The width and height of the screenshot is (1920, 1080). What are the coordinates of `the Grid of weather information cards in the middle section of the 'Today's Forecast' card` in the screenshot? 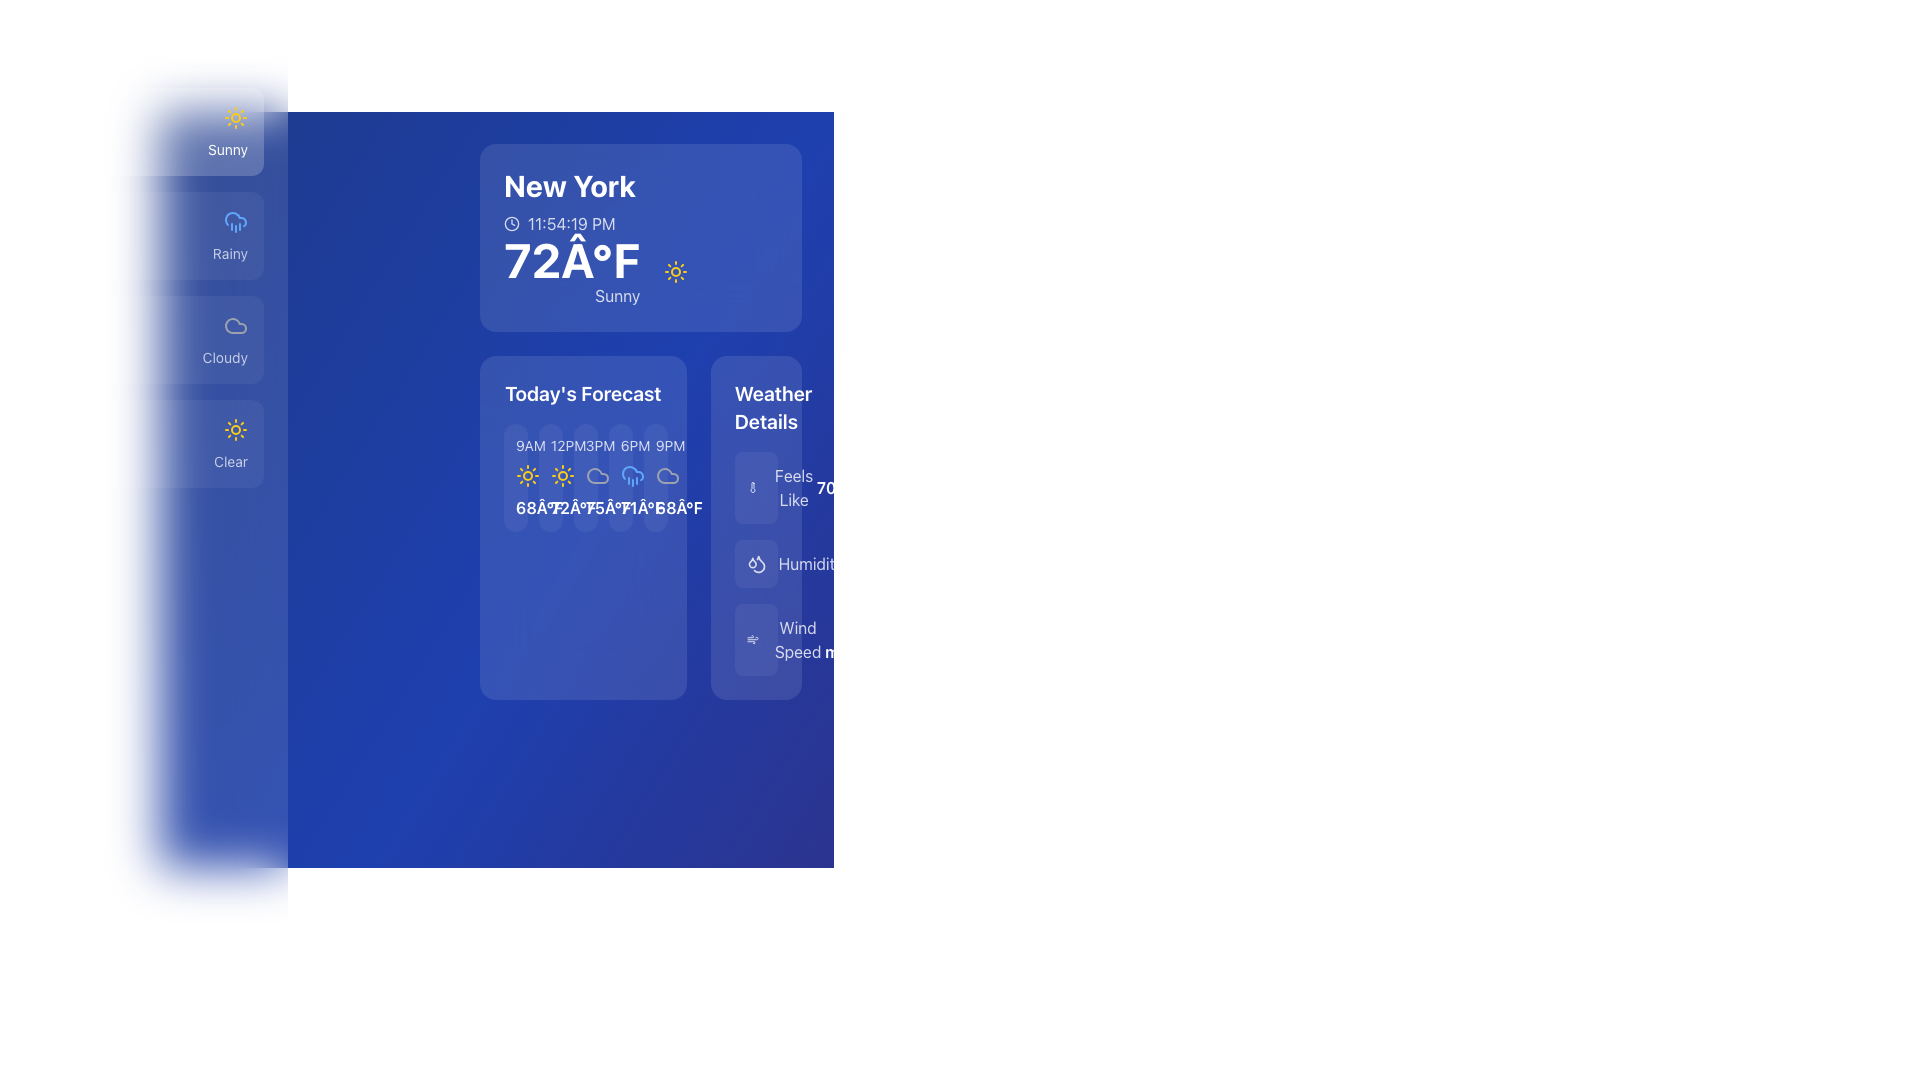 It's located at (582, 478).